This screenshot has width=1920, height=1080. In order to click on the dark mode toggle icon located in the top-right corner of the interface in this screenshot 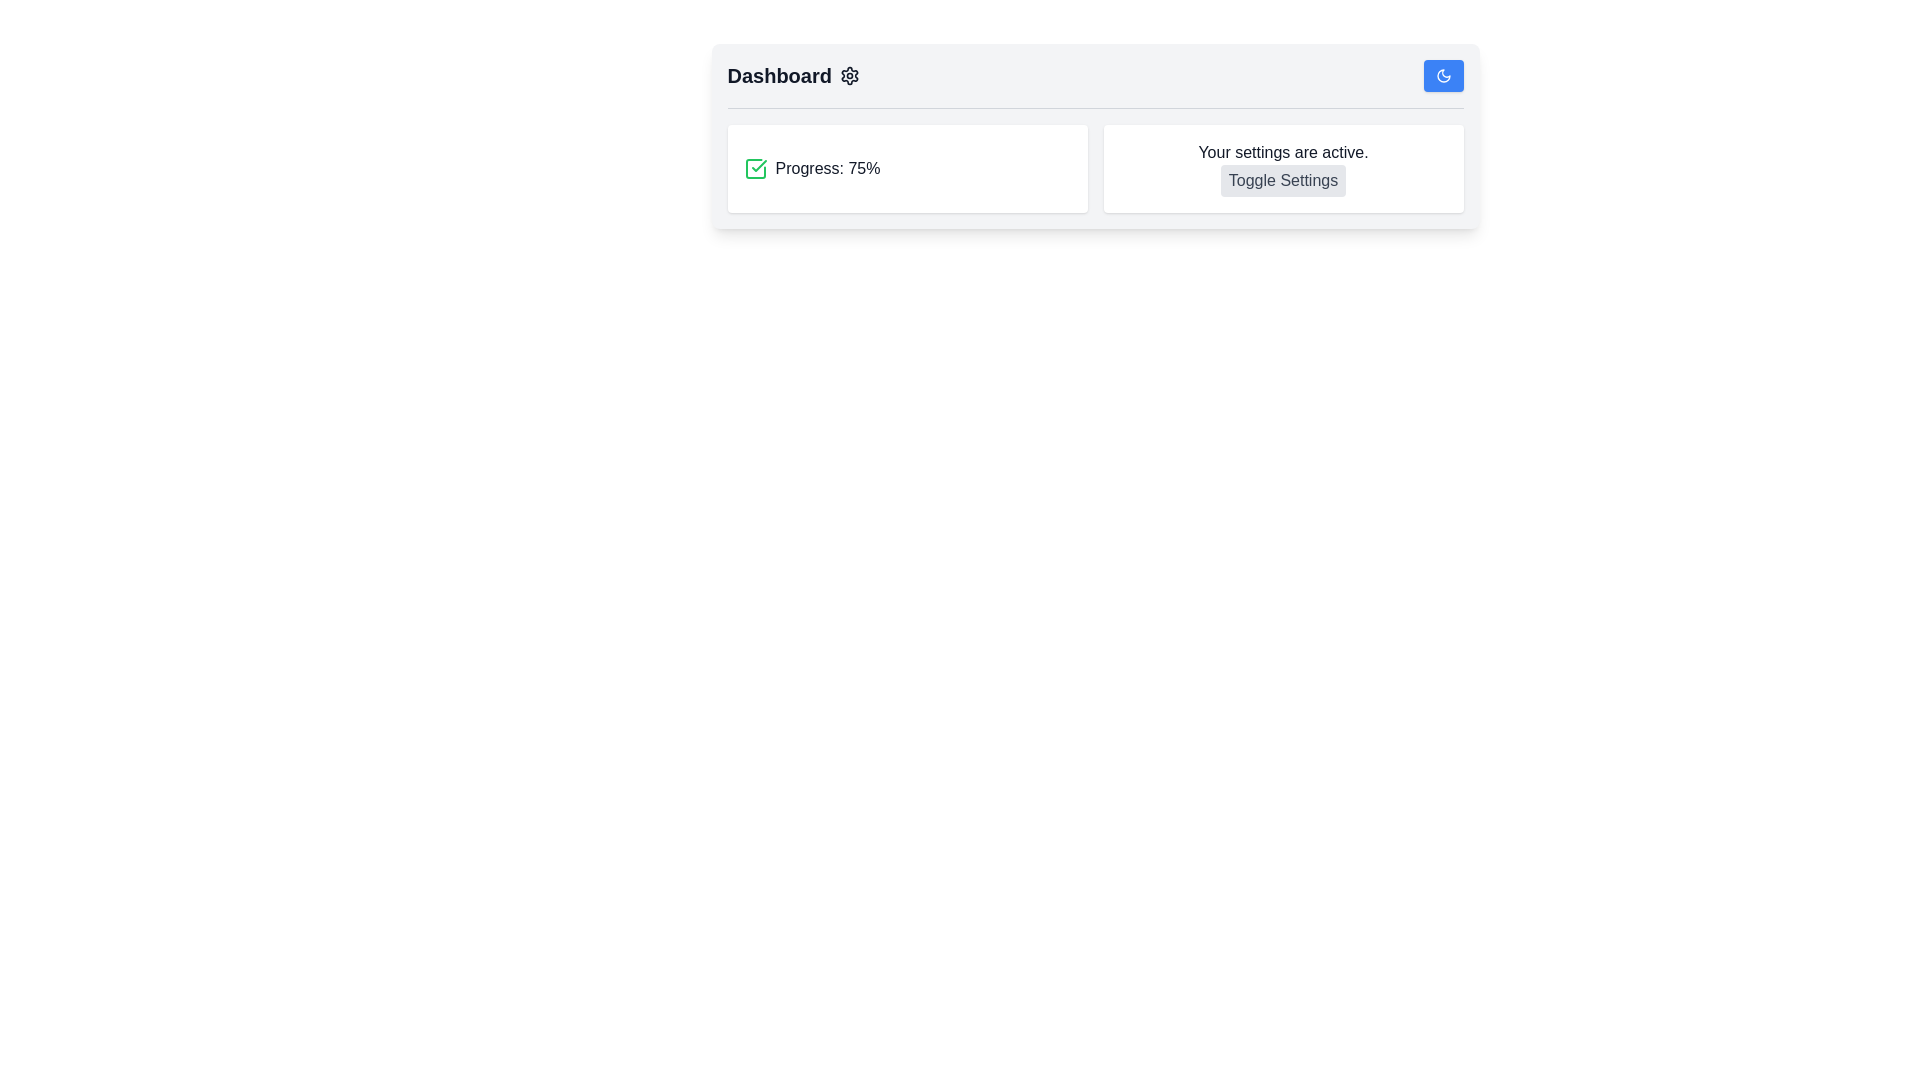, I will do `click(1443, 75)`.